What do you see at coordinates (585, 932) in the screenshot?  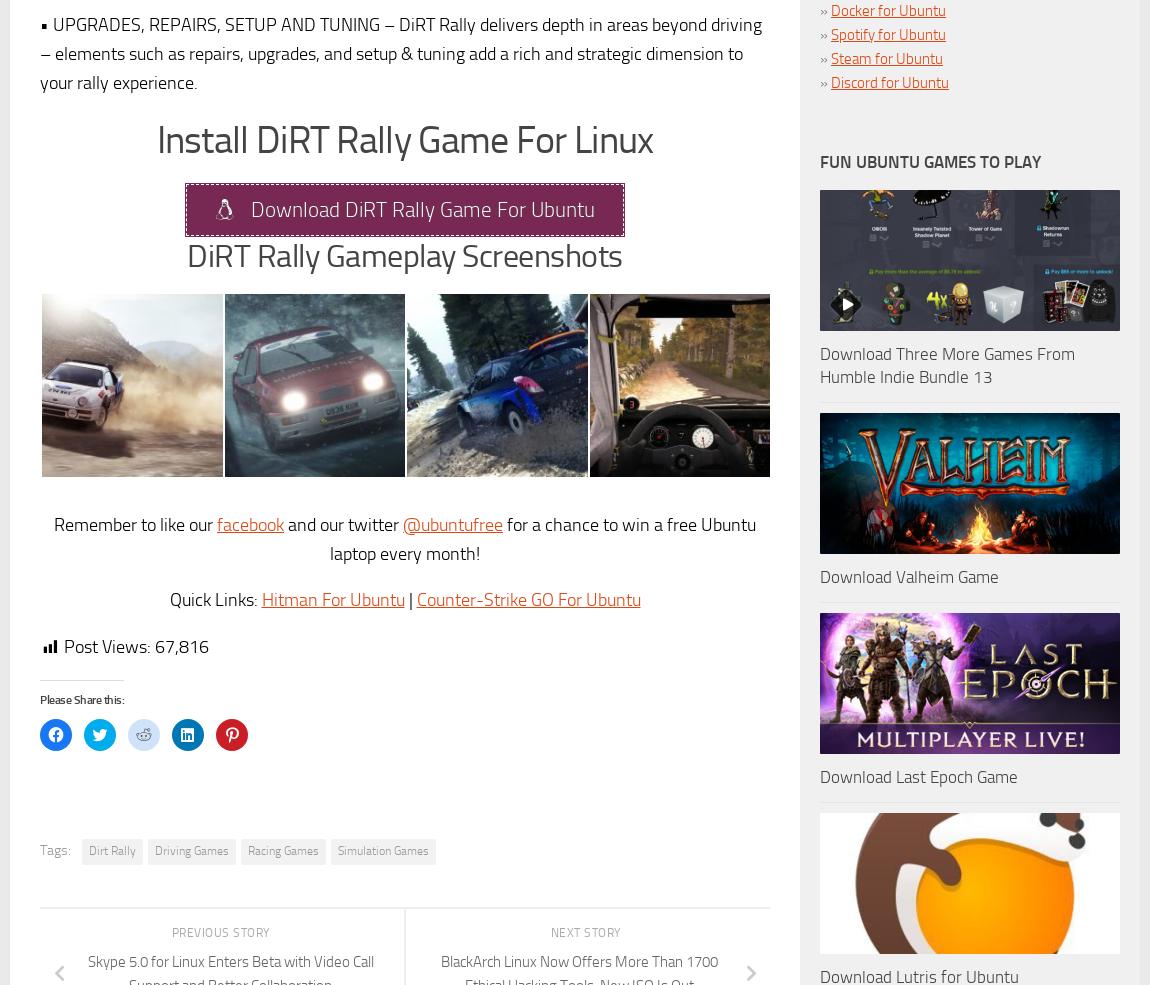 I see `'Next story'` at bounding box center [585, 932].